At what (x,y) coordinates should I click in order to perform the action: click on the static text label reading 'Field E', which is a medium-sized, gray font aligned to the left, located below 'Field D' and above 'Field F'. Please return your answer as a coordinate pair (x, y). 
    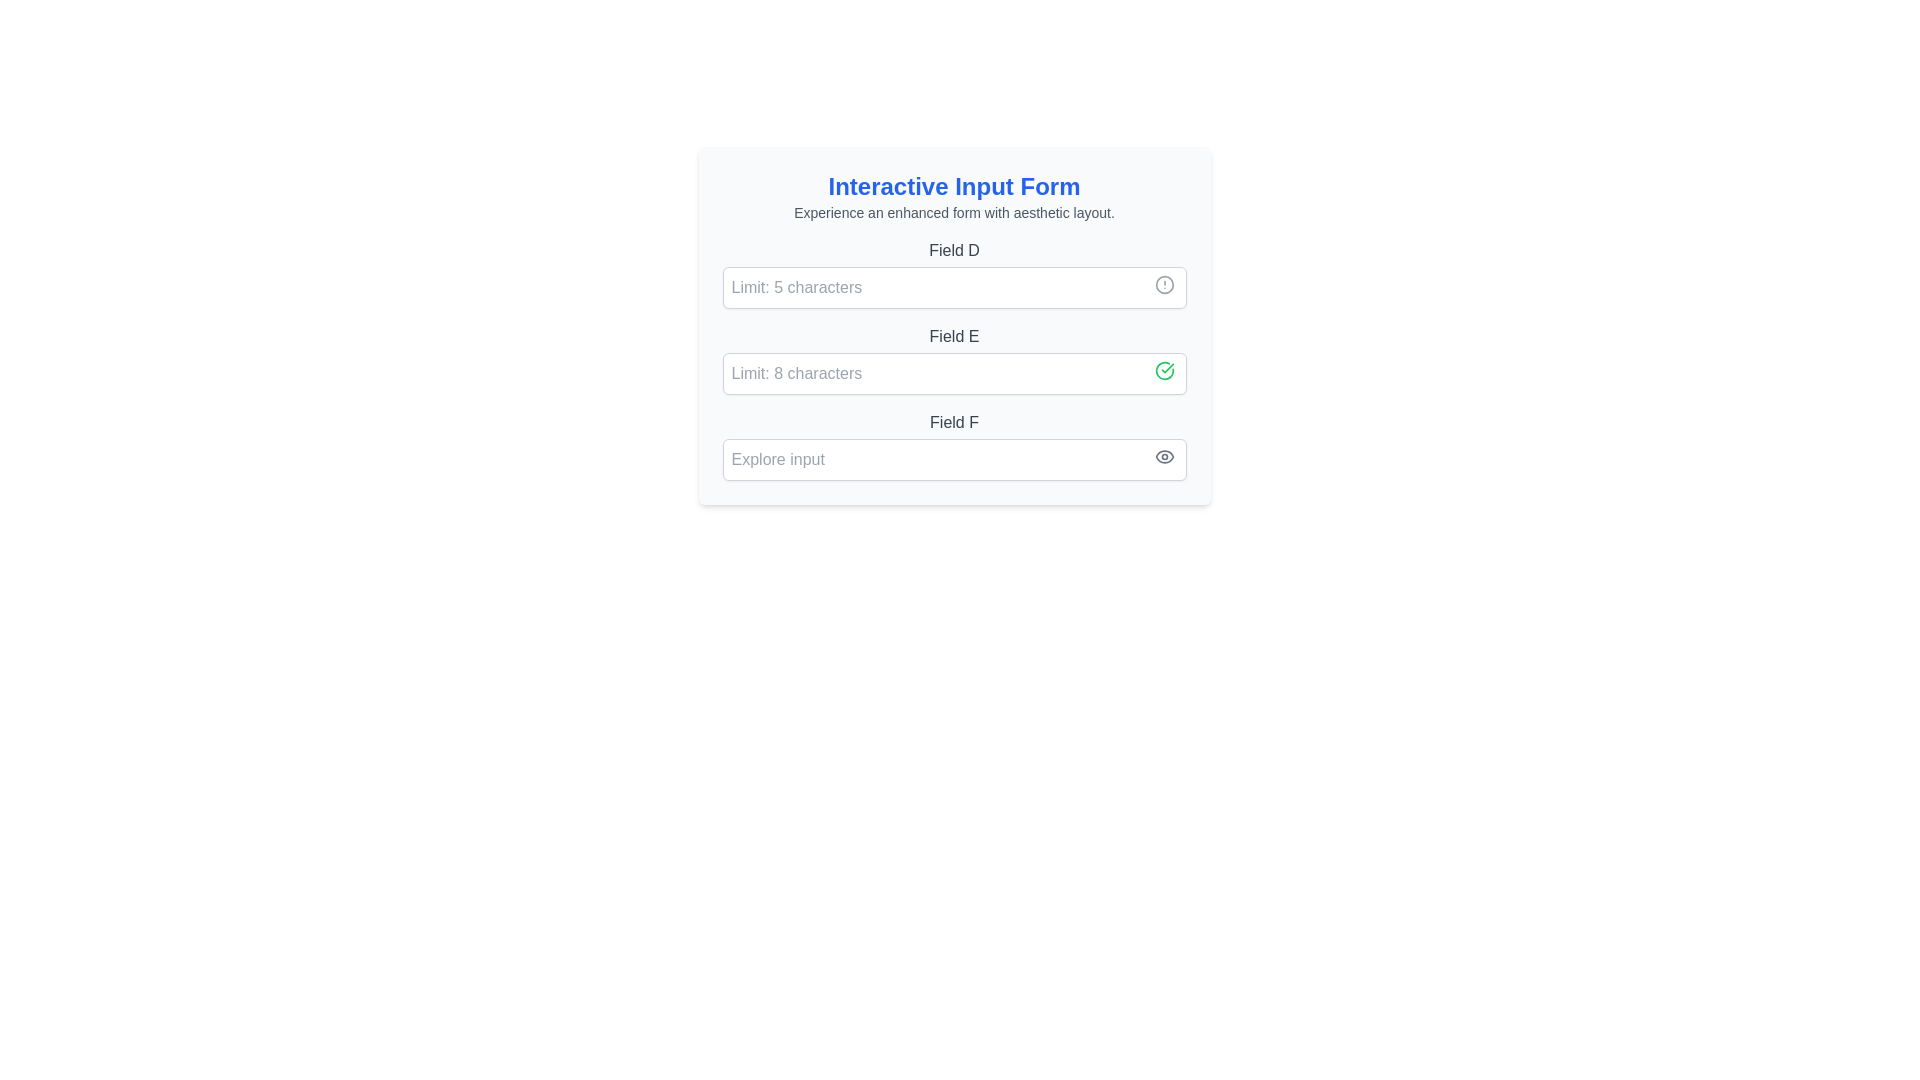
    Looking at the image, I should click on (953, 335).